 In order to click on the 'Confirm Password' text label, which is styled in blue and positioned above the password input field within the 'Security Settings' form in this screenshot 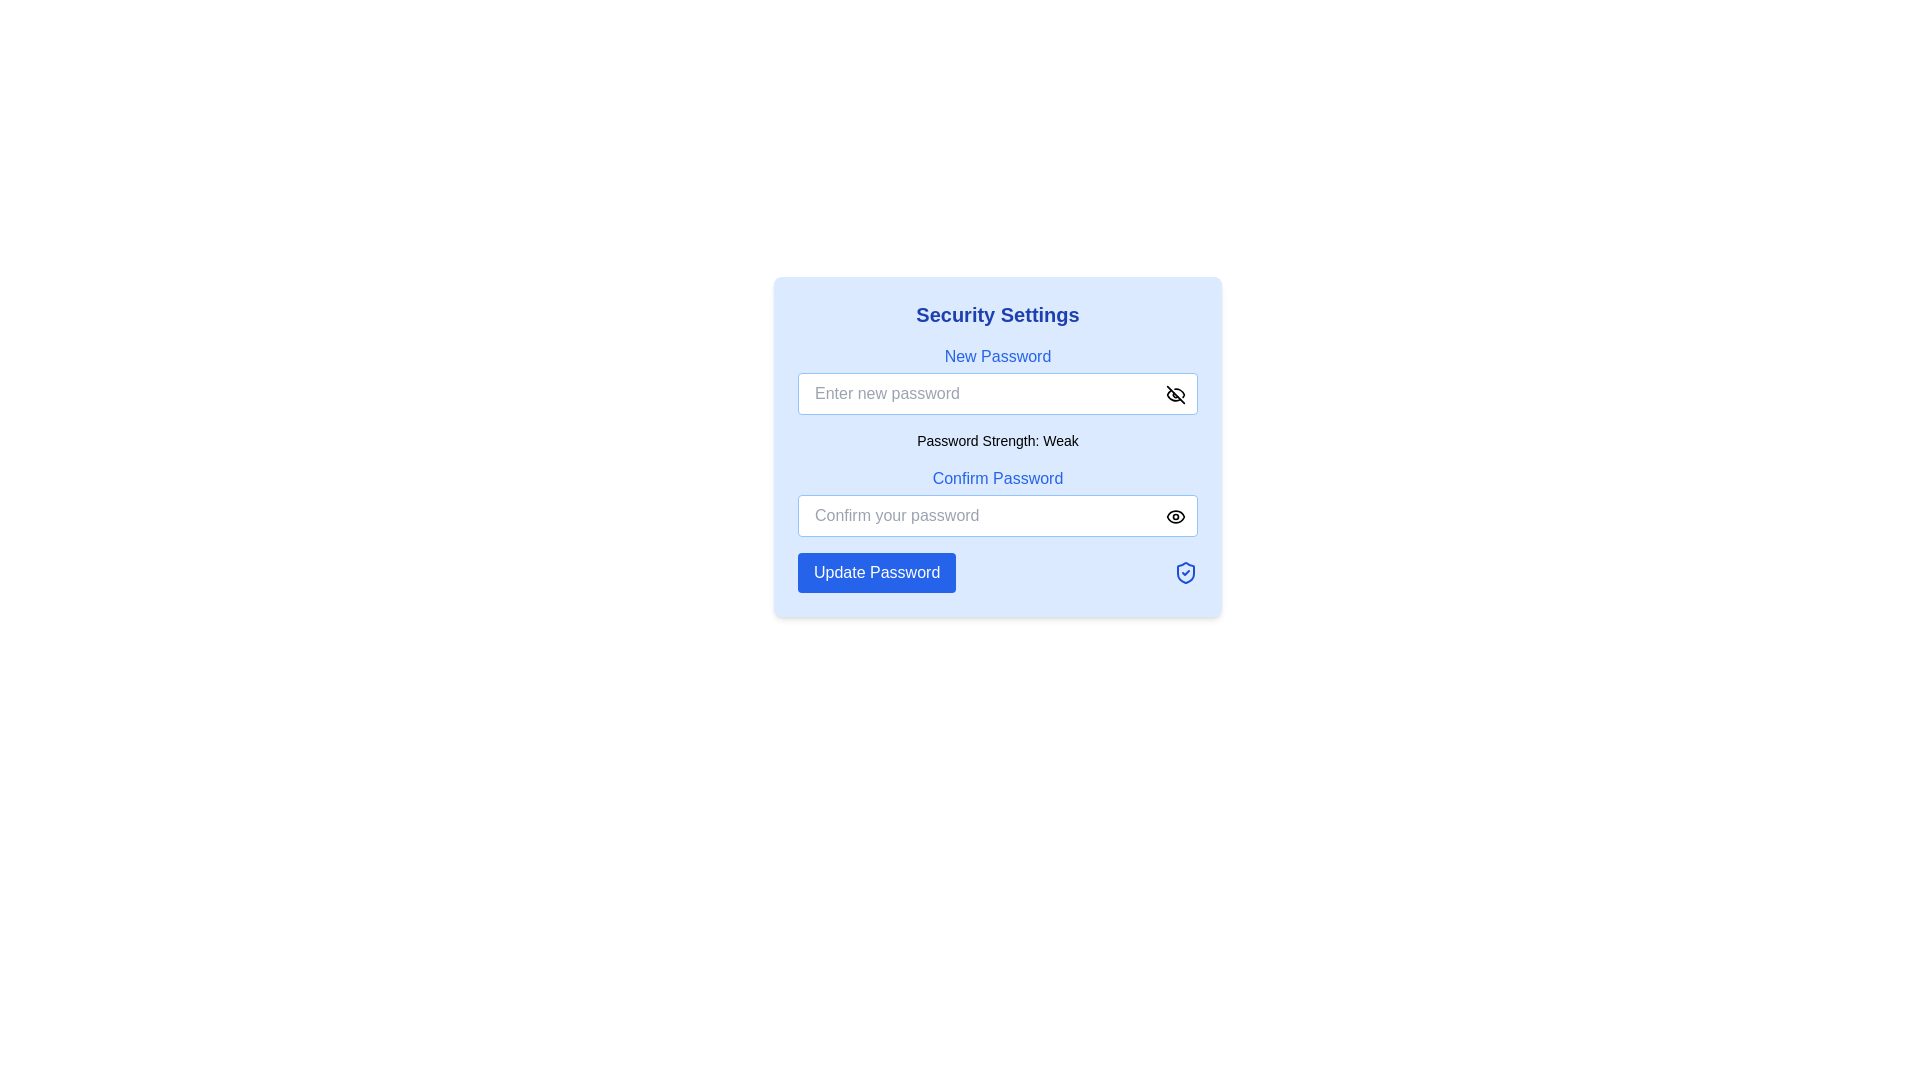, I will do `click(998, 478)`.